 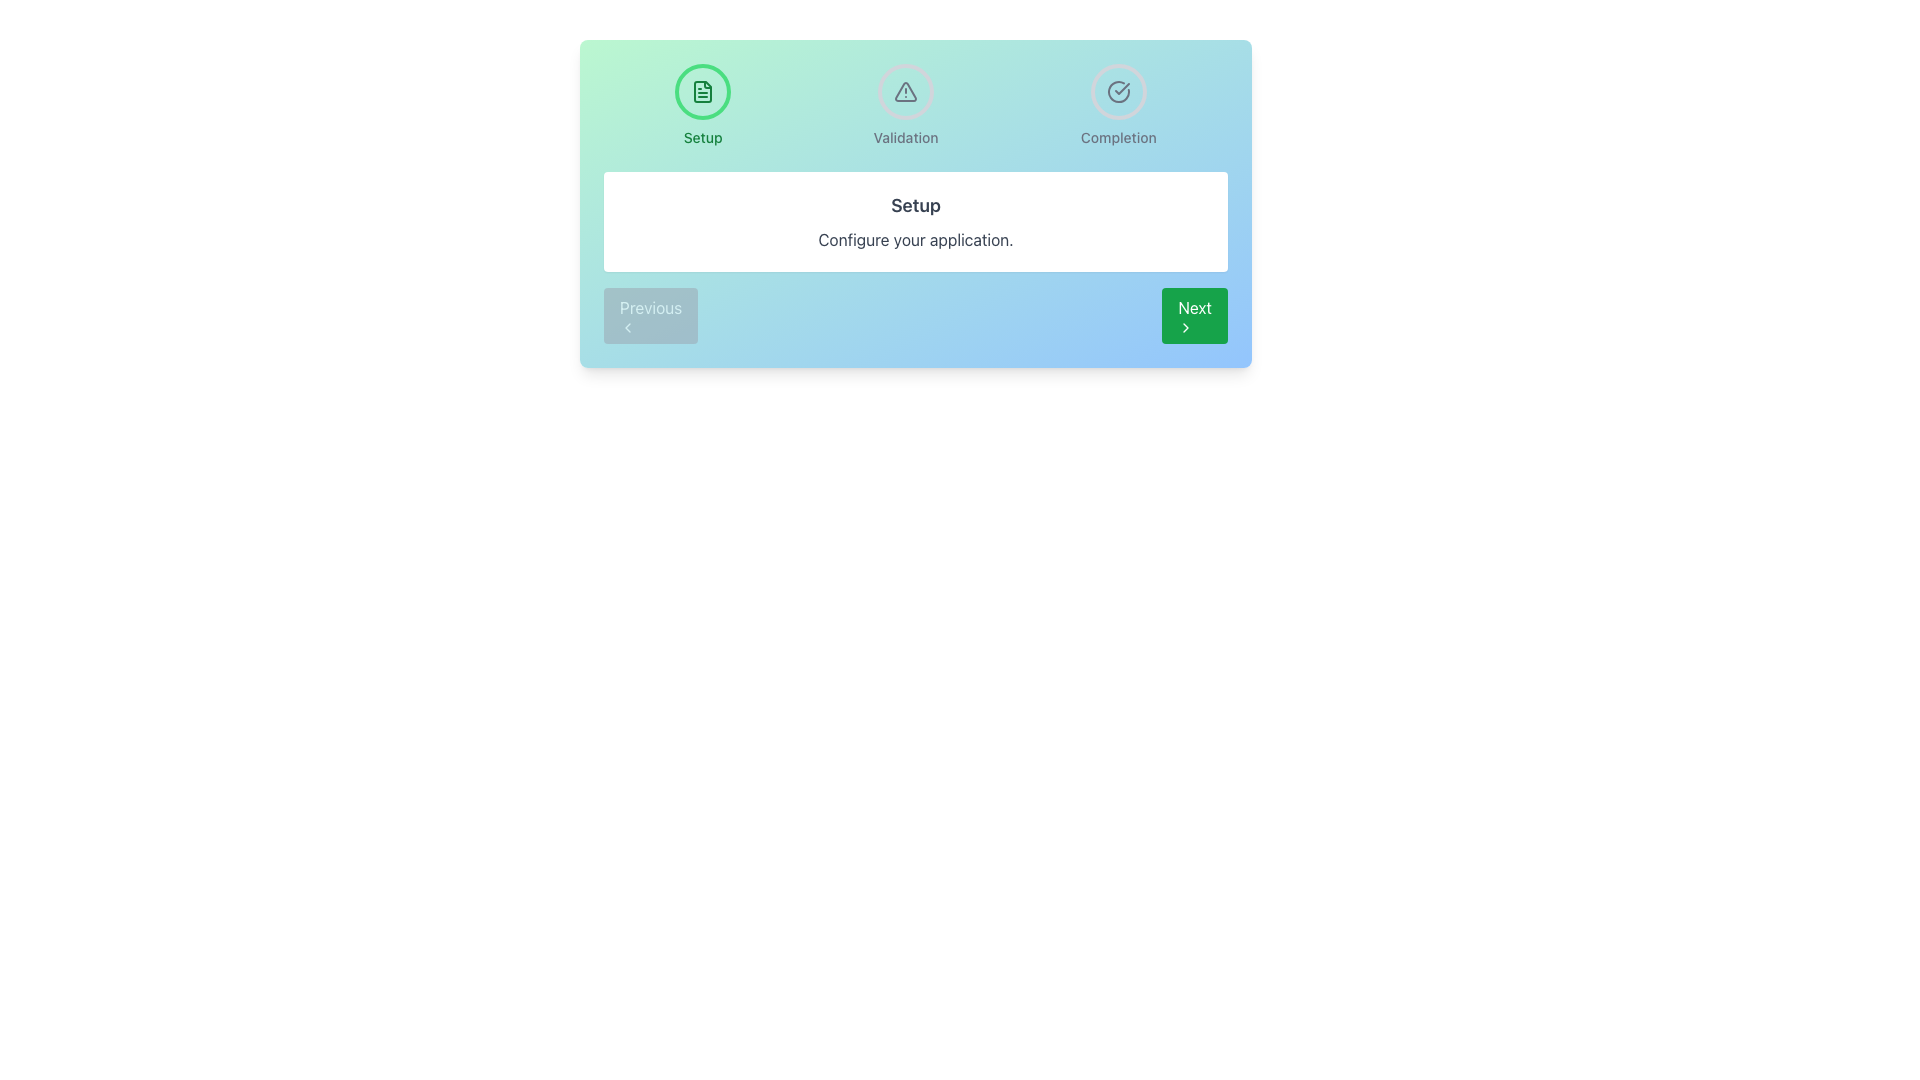 What do you see at coordinates (703, 92) in the screenshot?
I see `the 'Setup' icon located in the top-left corner of the step navigation bar to understand the current step in the workflow` at bounding box center [703, 92].